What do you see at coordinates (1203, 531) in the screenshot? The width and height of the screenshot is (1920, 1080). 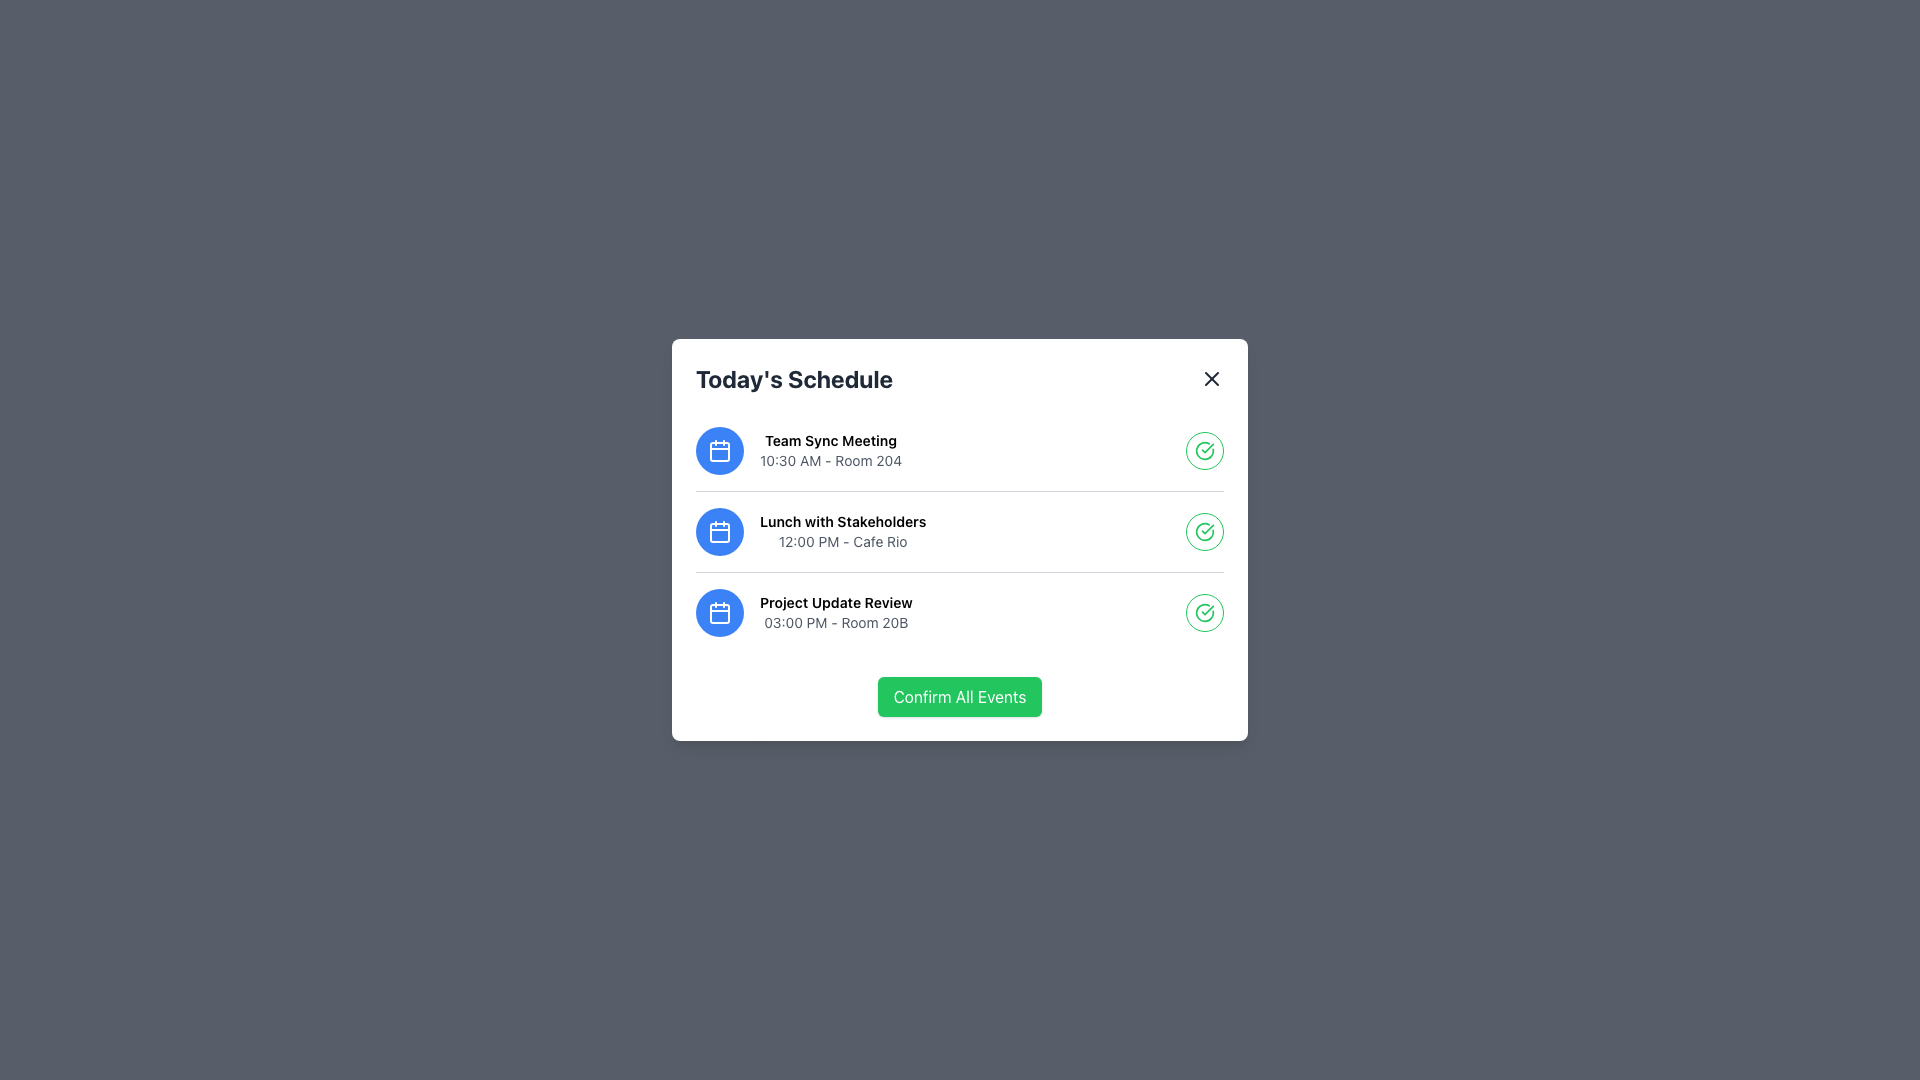 I see `the circular confirmation button located to the far right of the 'Lunch with Stakeholders 12:00 PM - Cafe Rio' section to confirm the event` at bounding box center [1203, 531].